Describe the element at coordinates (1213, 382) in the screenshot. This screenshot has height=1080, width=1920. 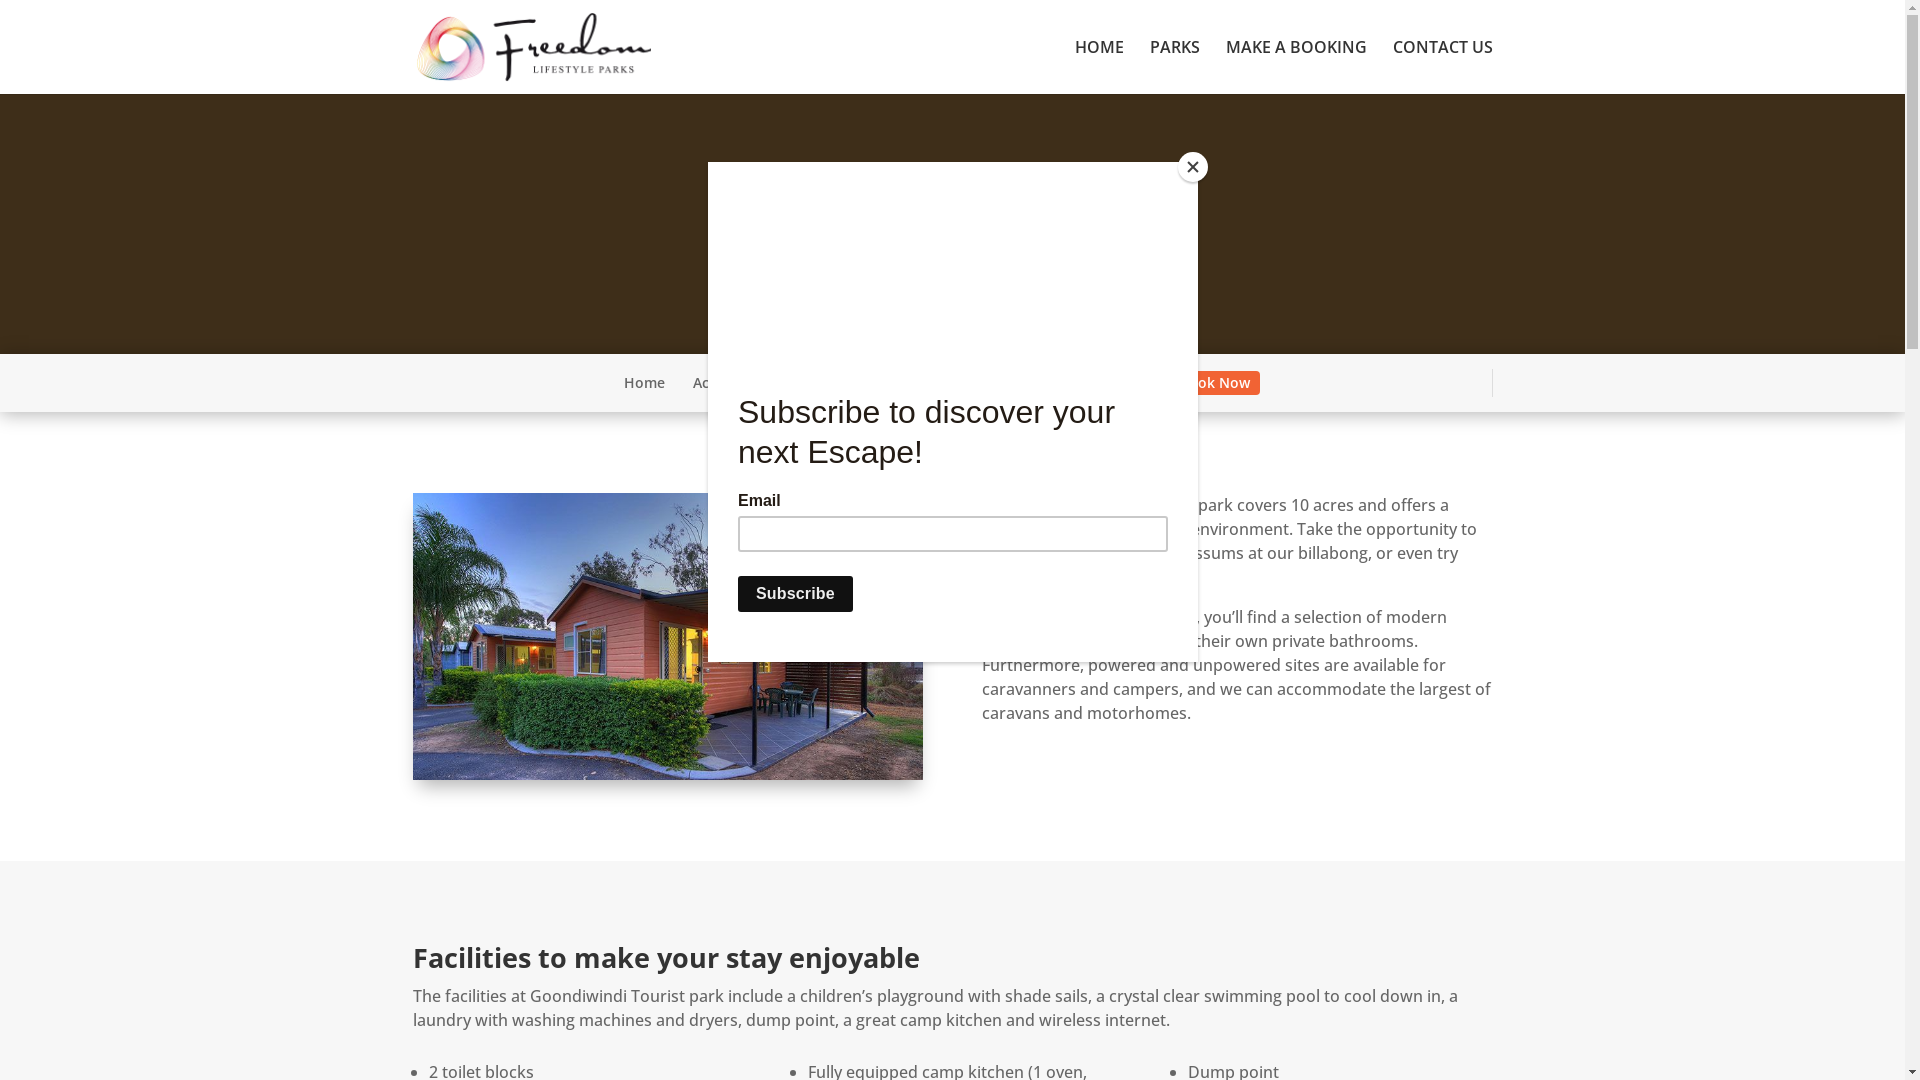
I see `'Book Now'` at that location.